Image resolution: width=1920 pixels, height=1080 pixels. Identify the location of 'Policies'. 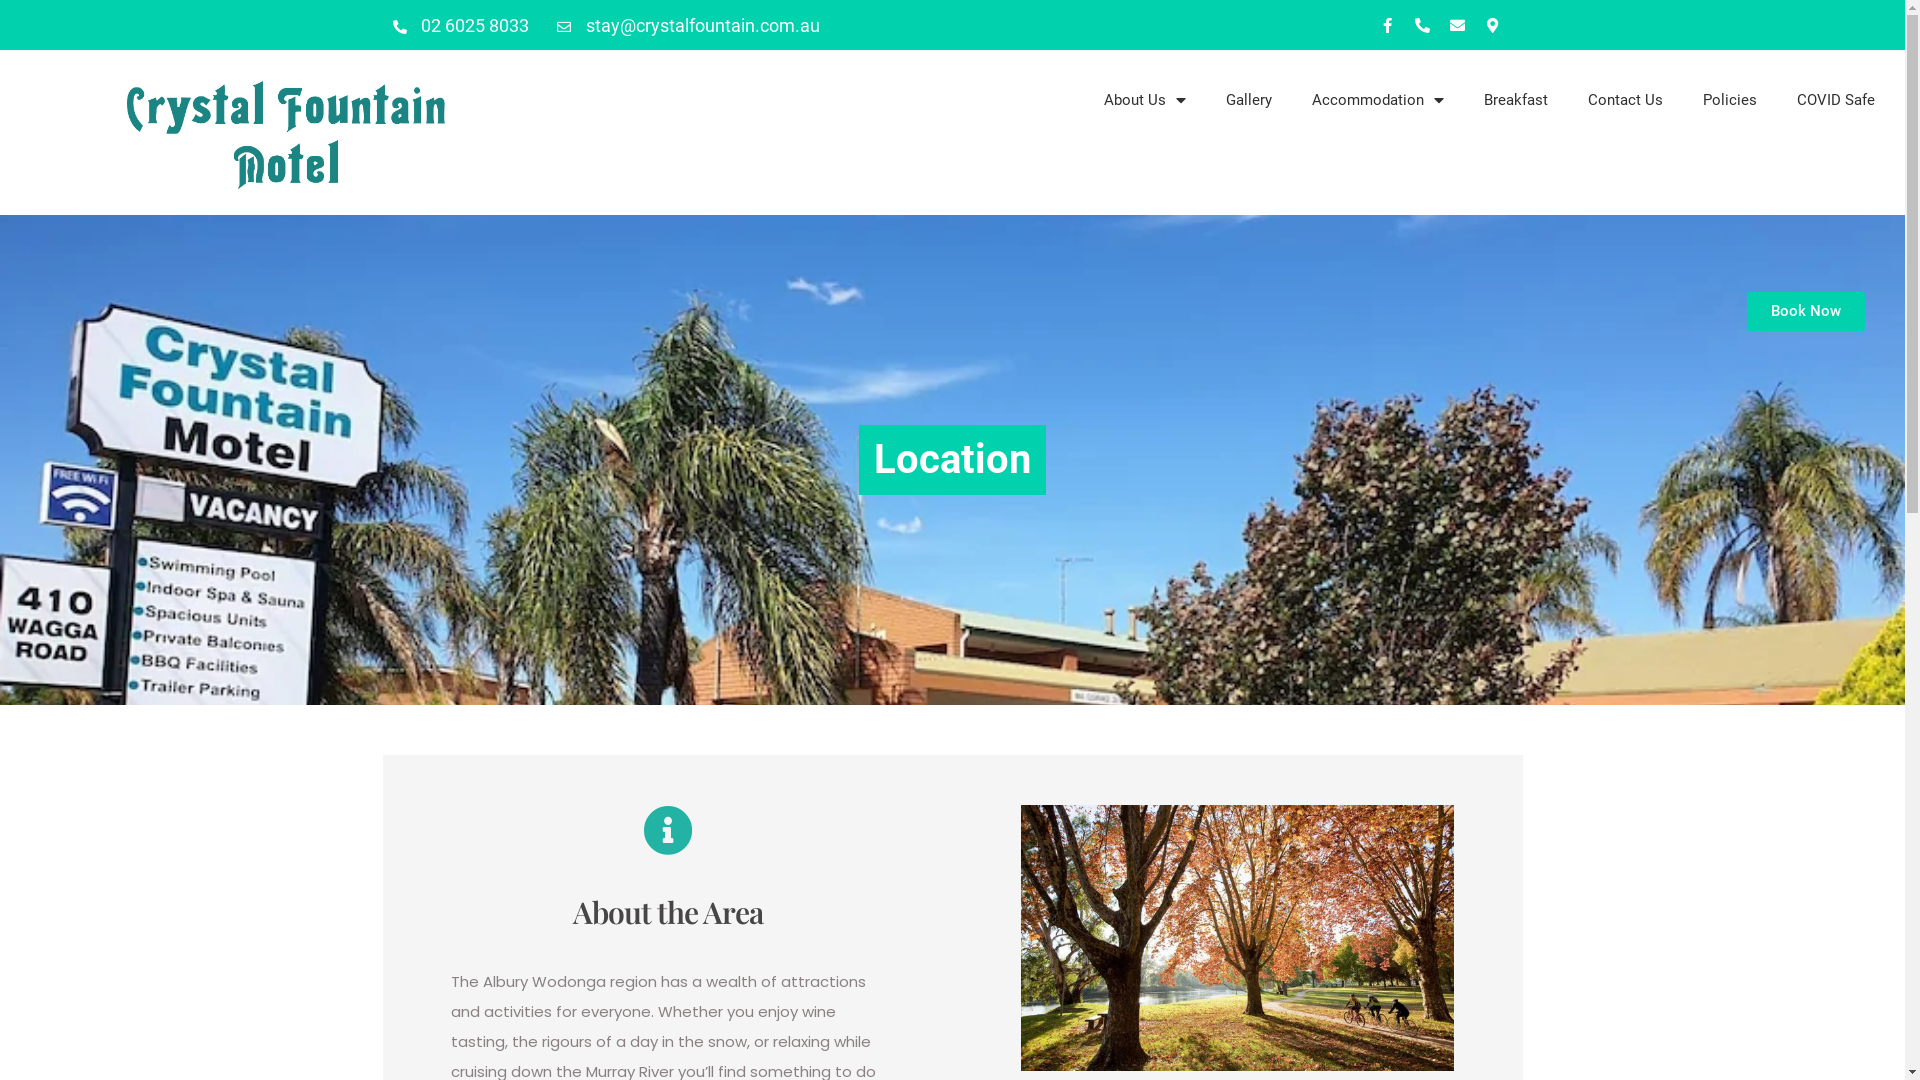
(1682, 100).